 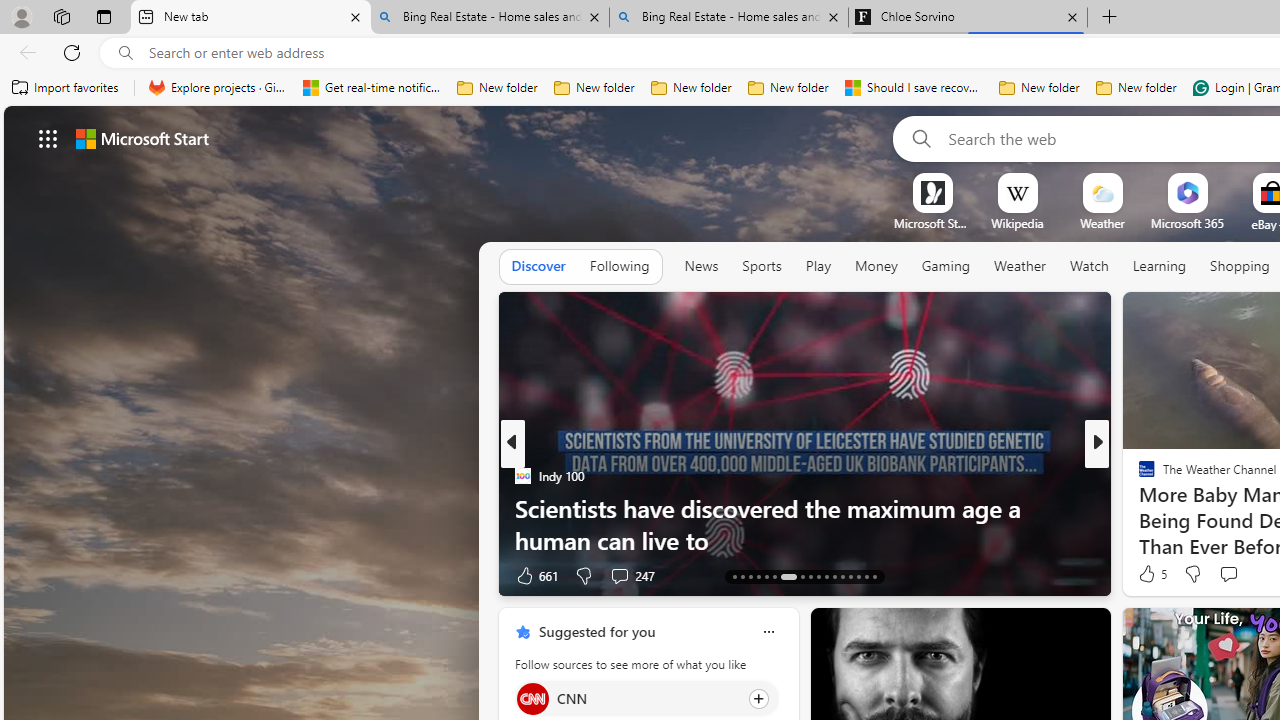 What do you see at coordinates (1149, 575) in the screenshot?
I see `'93 Like'` at bounding box center [1149, 575].